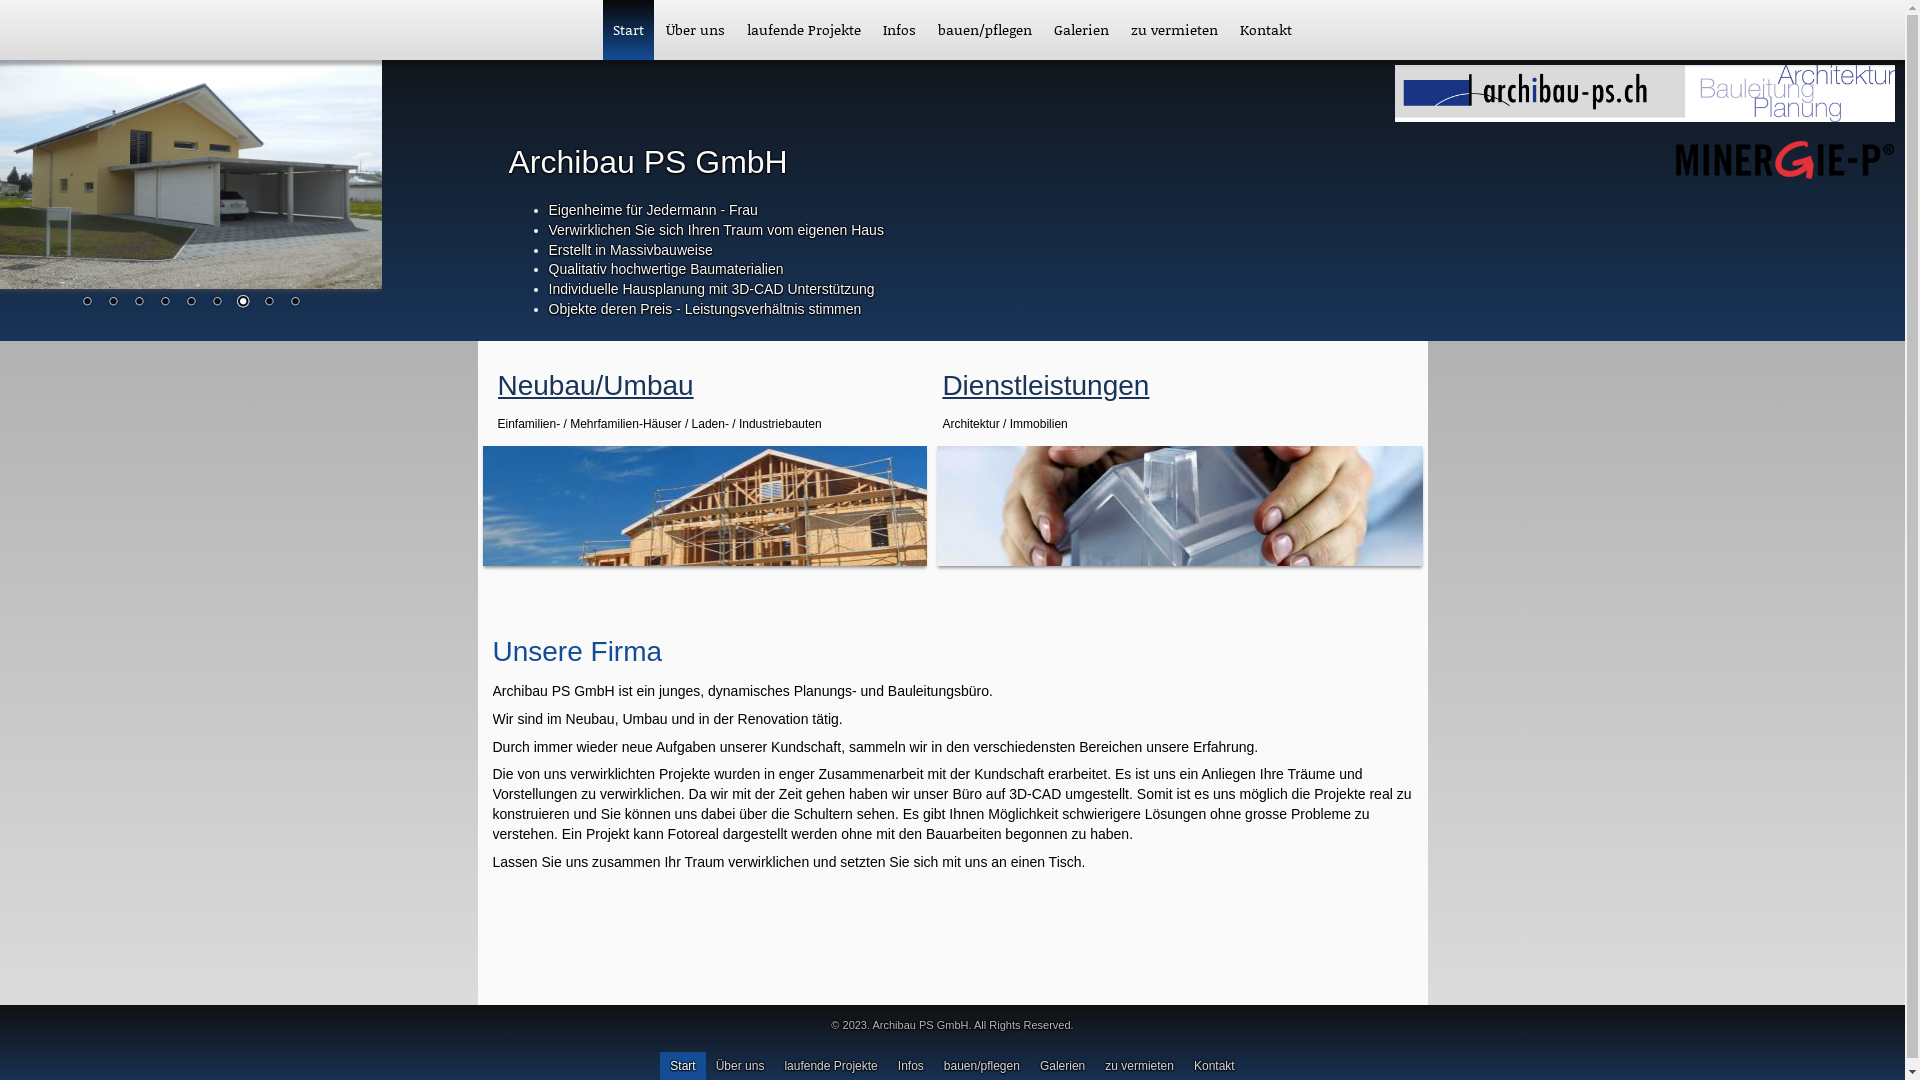  I want to click on '7', so click(231, 303).